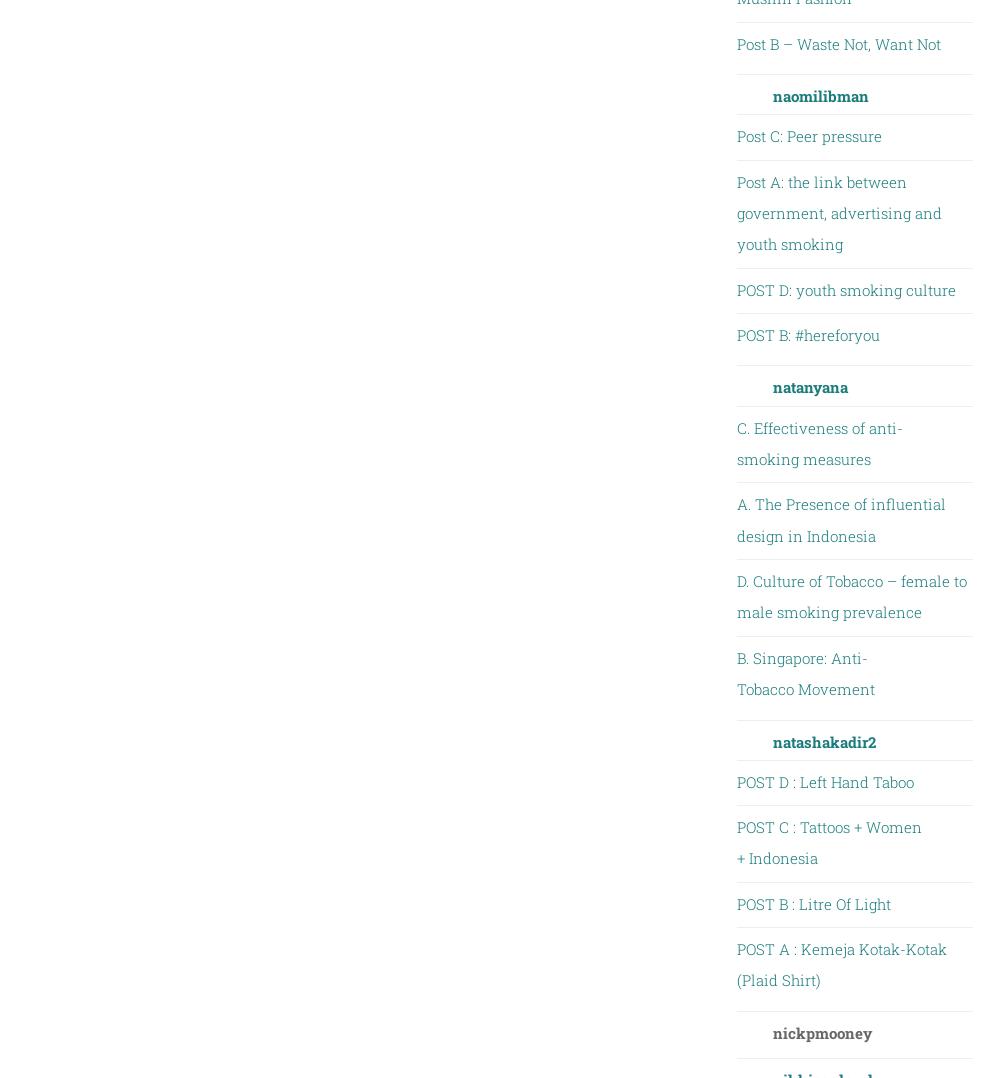  I want to click on 'nickpmooney', so click(820, 1030).